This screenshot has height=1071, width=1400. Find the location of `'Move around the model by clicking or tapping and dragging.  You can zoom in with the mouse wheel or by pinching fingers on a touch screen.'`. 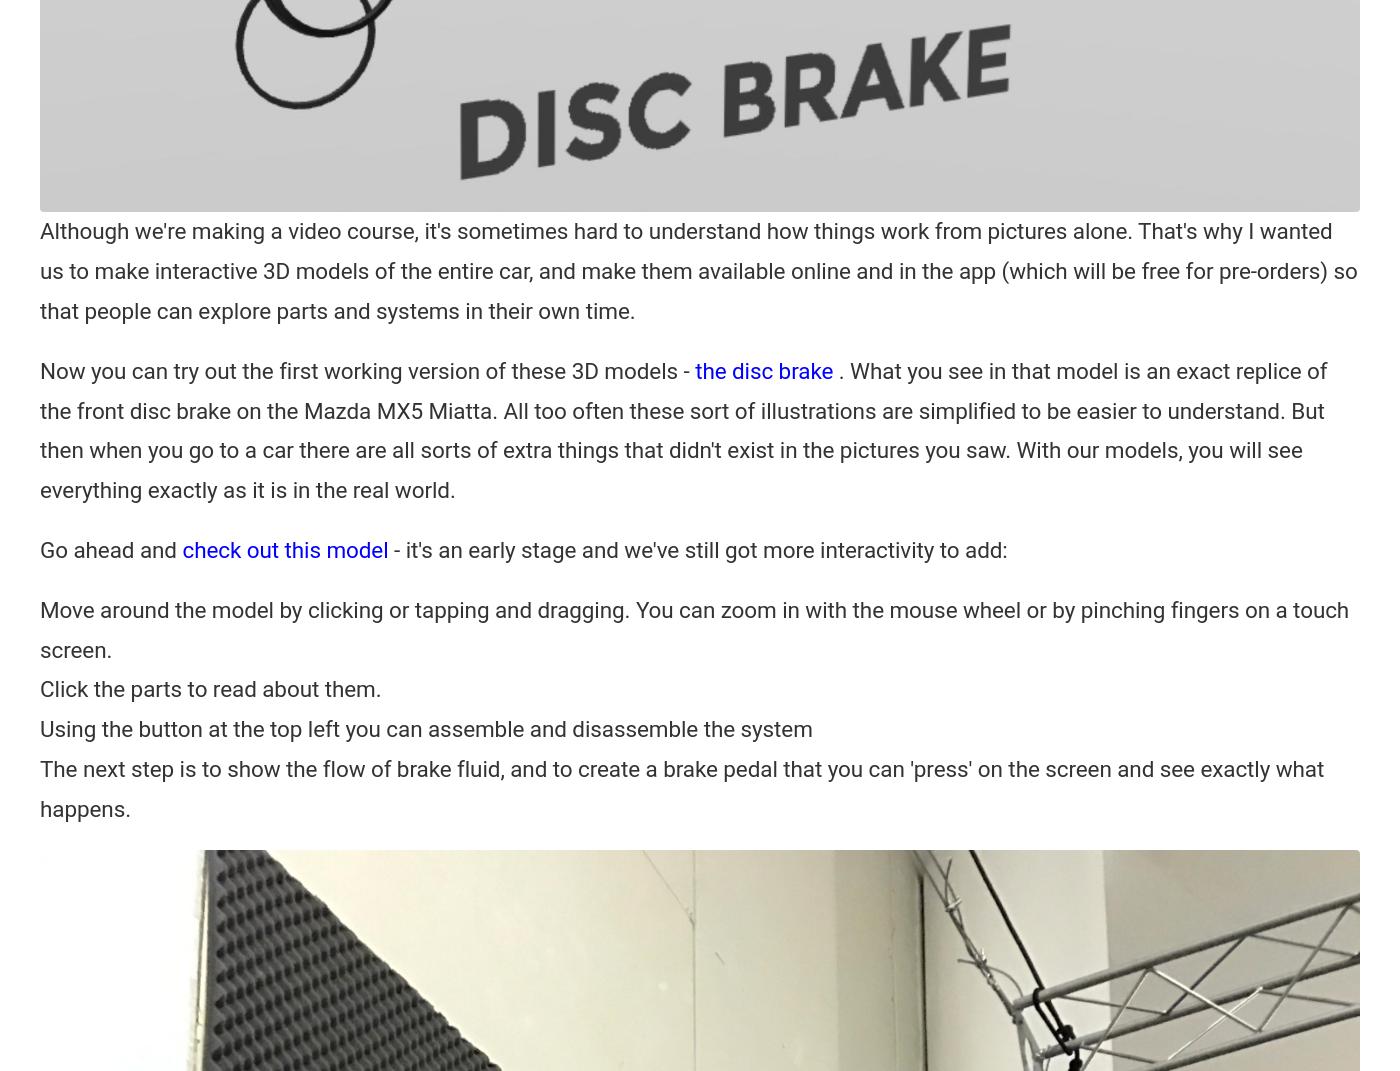

'Move around the model by clicking or tapping and dragging.  You can zoom in with the mouse wheel or by pinching fingers on a touch screen.' is located at coordinates (40, 627).